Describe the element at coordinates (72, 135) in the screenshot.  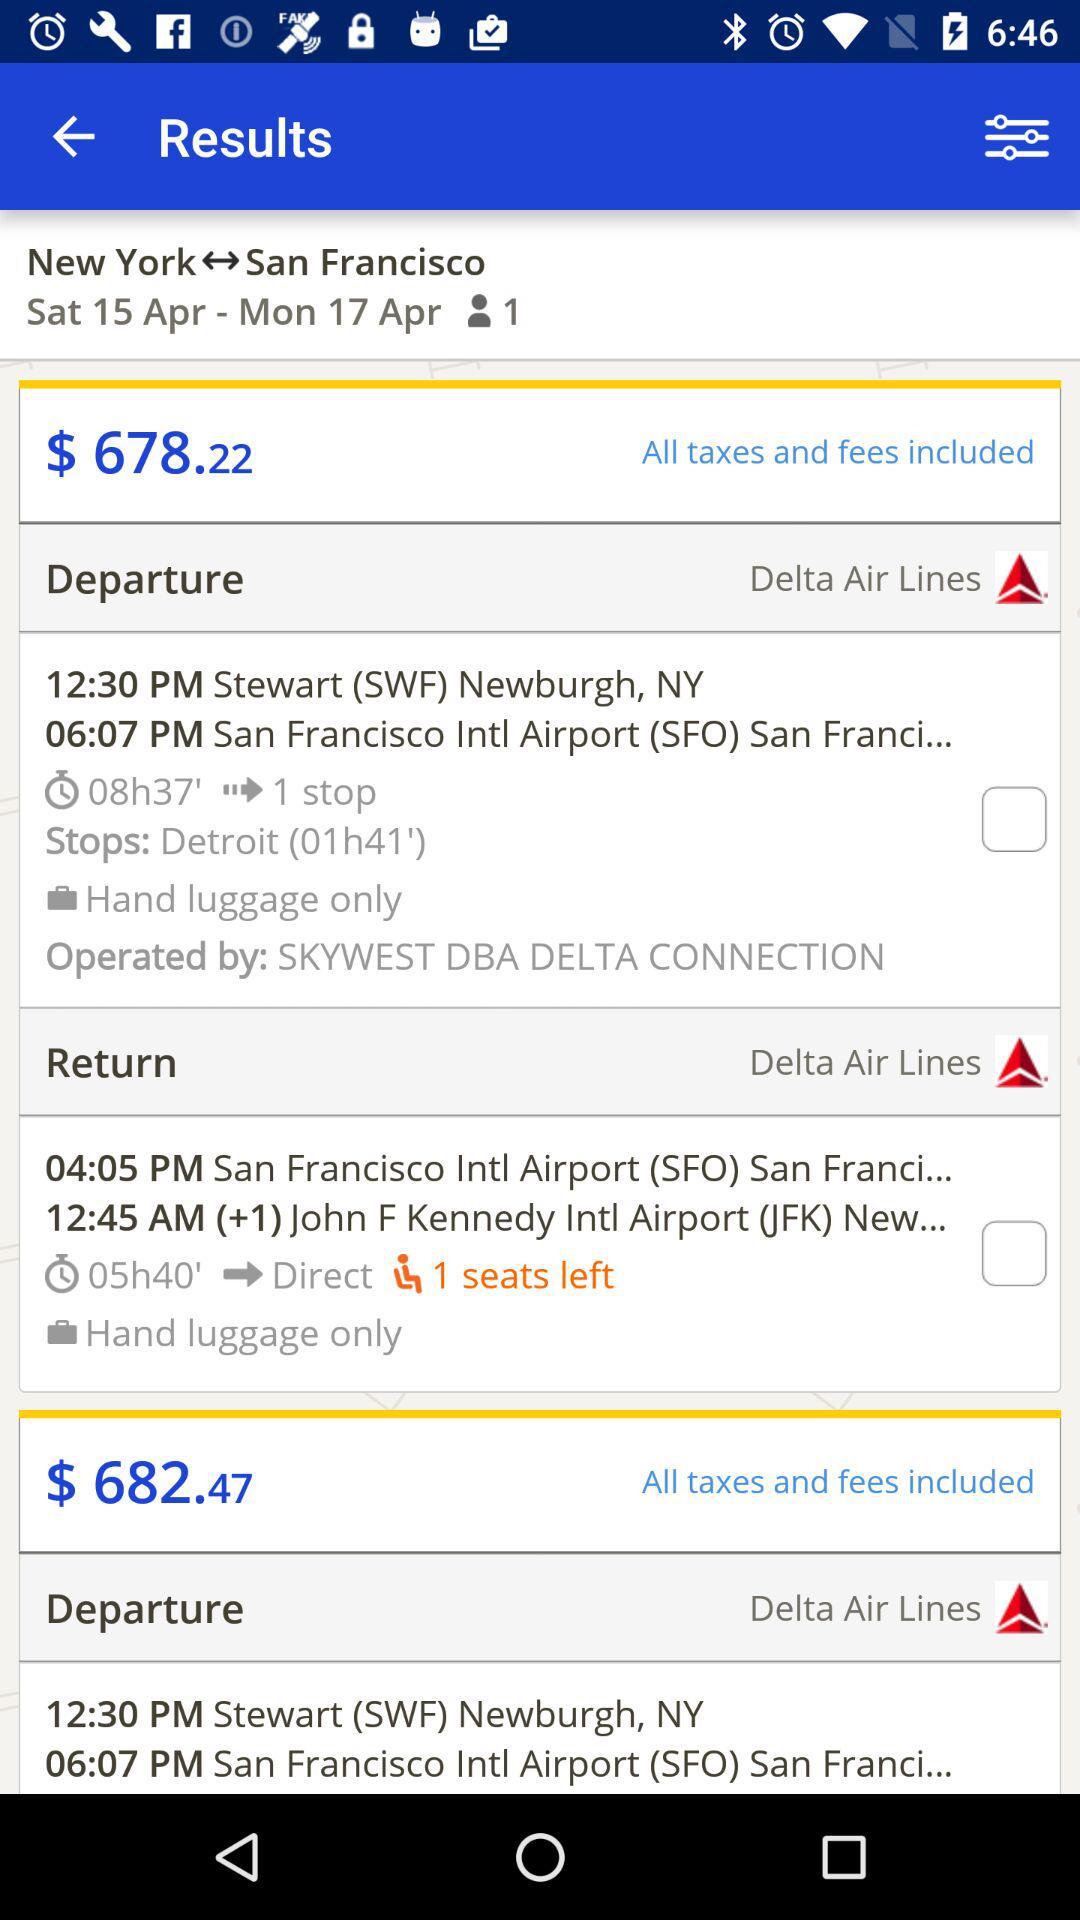
I see `the item above the new york icon` at that location.